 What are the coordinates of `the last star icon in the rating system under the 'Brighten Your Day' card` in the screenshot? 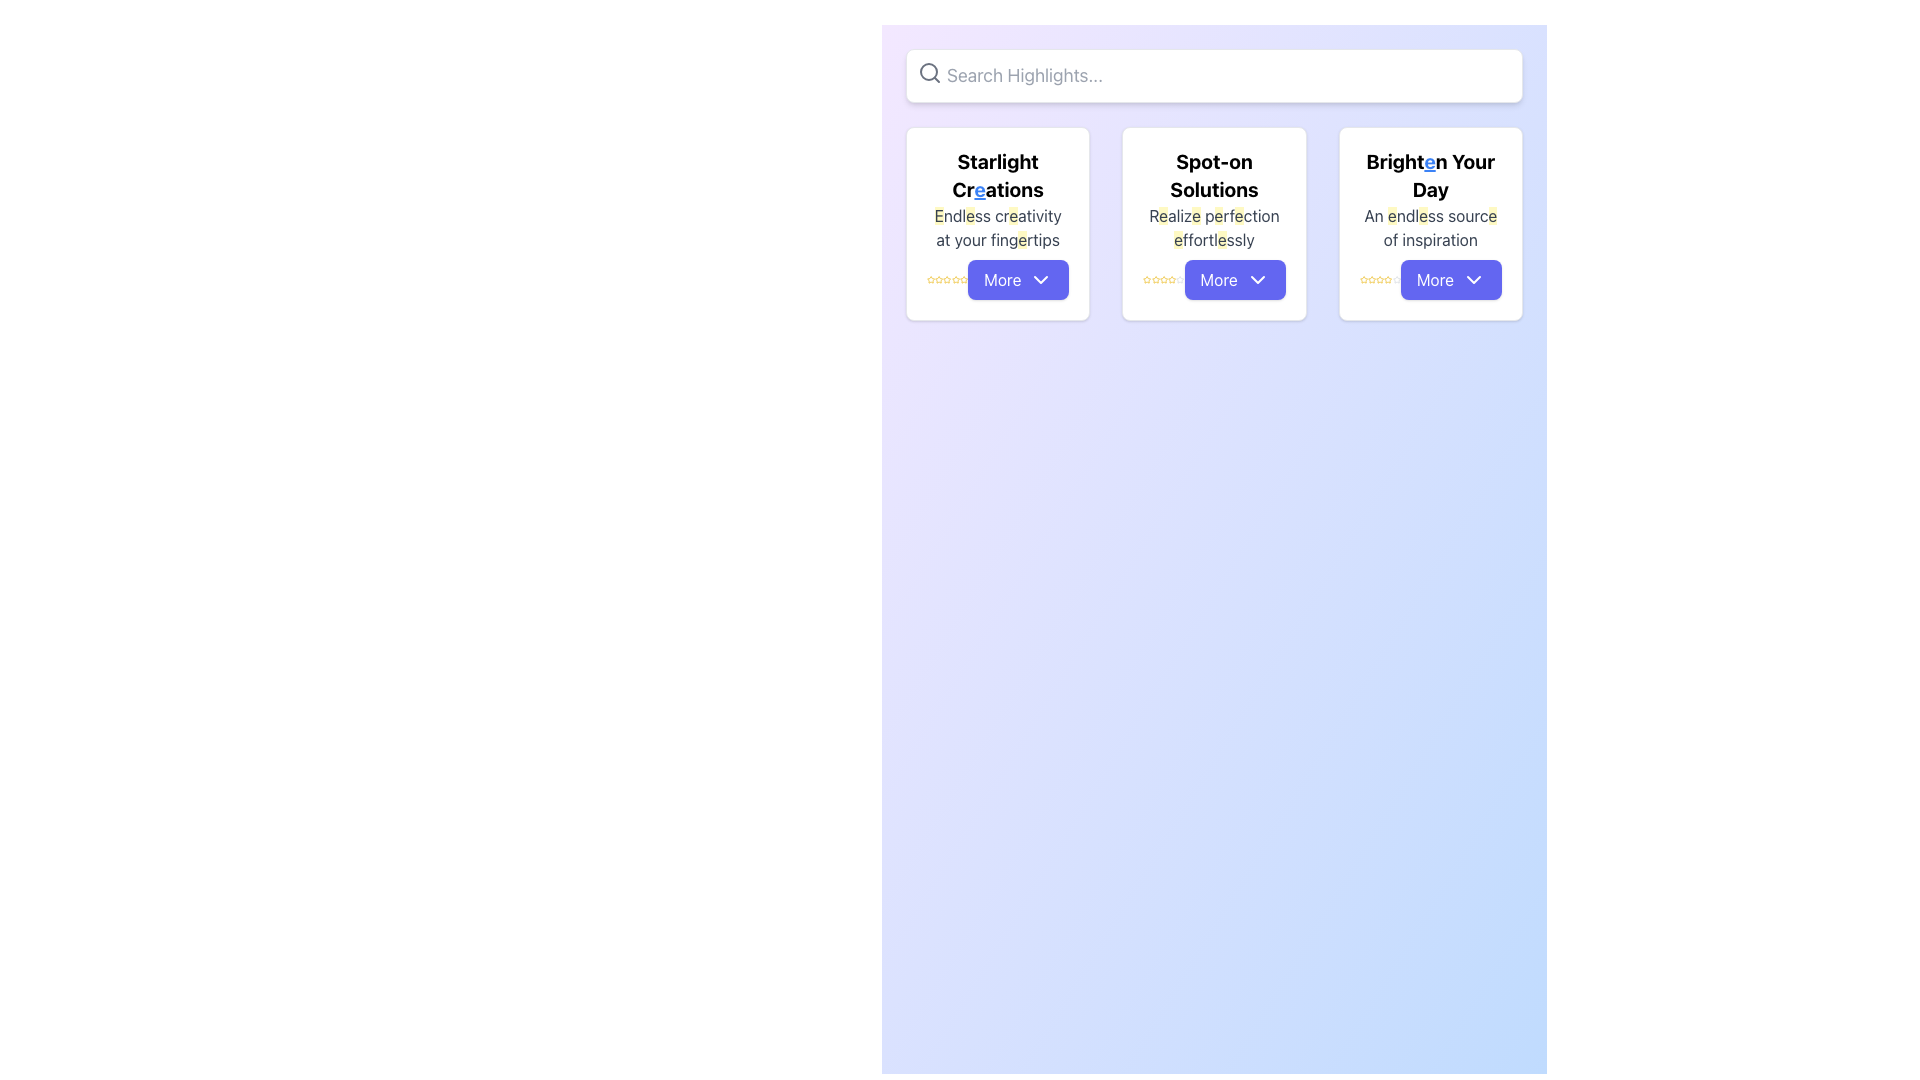 It's located at (1395, 280).